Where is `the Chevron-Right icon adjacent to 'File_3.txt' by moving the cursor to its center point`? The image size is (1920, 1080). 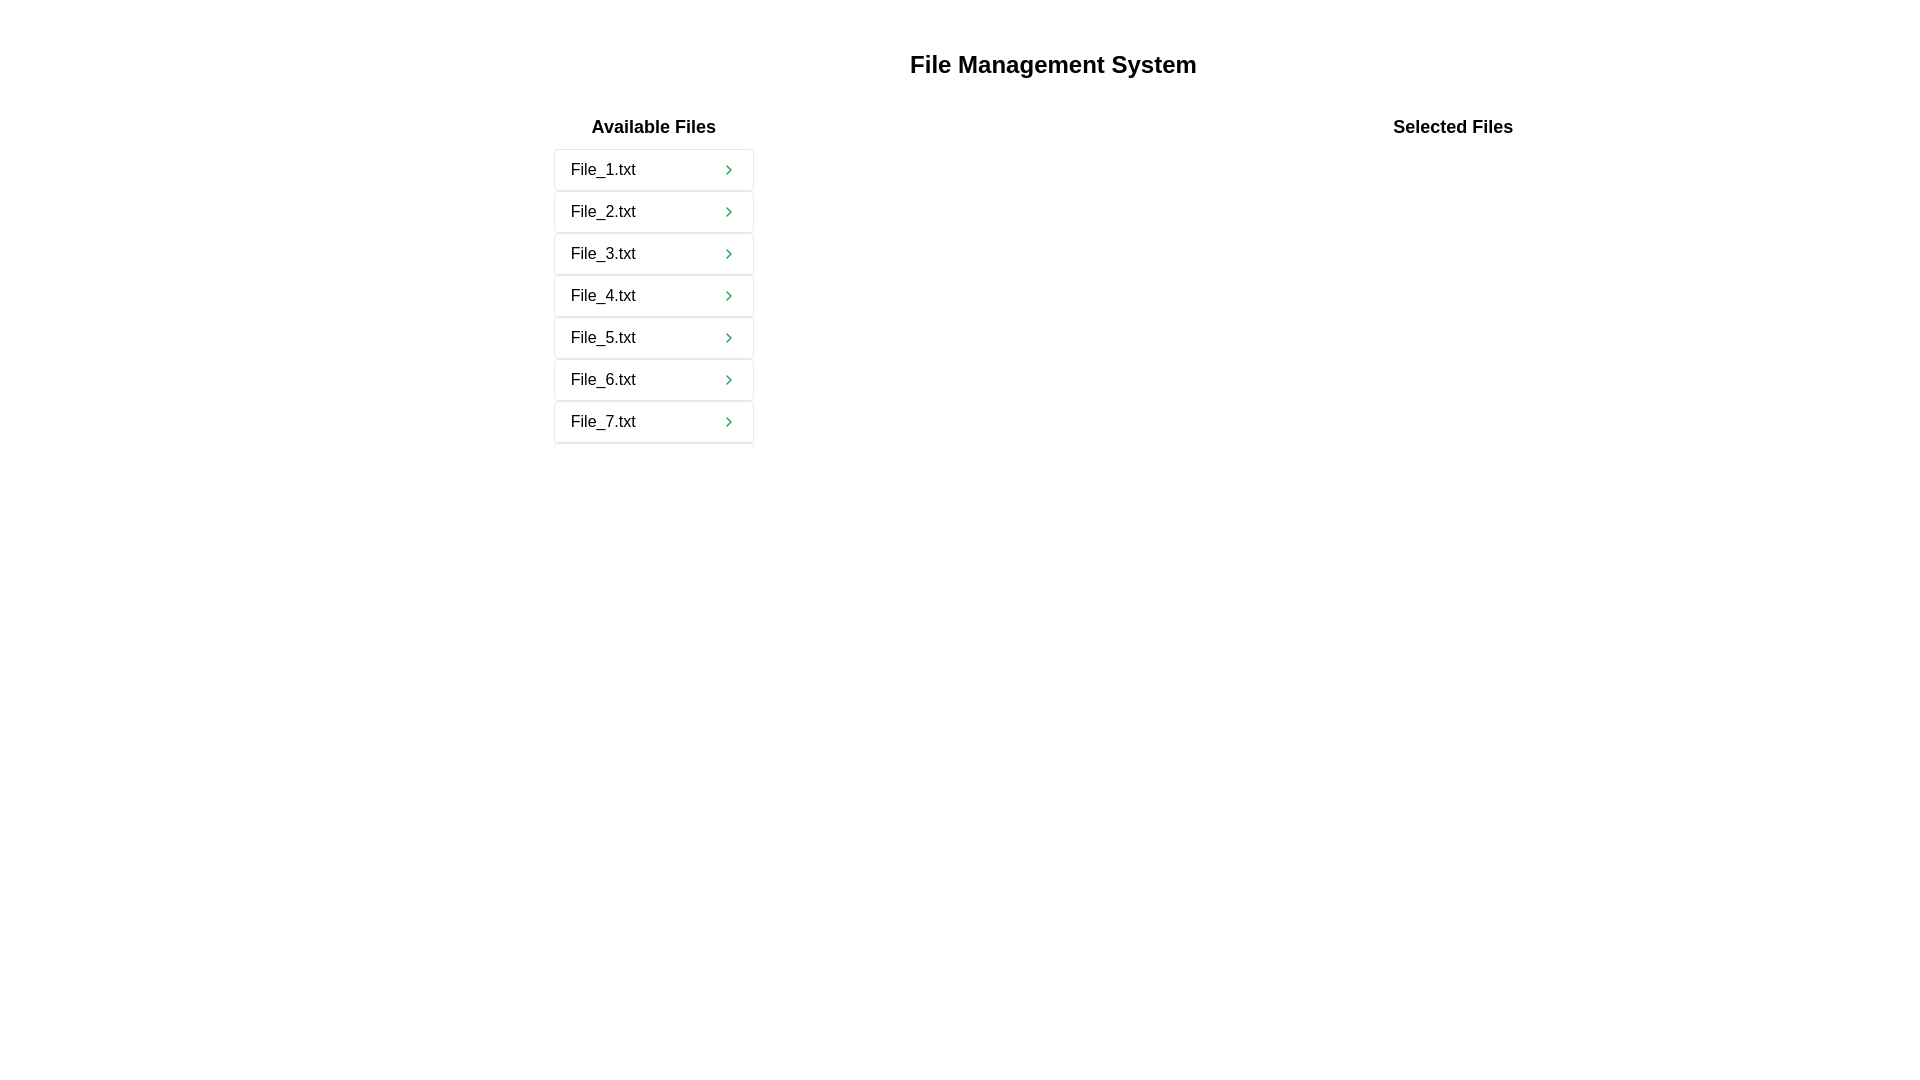 the Chevron-Right icon adjacent to 'File_3.txt' by moving the cursor to its center point is located at coordinates (727, 253).